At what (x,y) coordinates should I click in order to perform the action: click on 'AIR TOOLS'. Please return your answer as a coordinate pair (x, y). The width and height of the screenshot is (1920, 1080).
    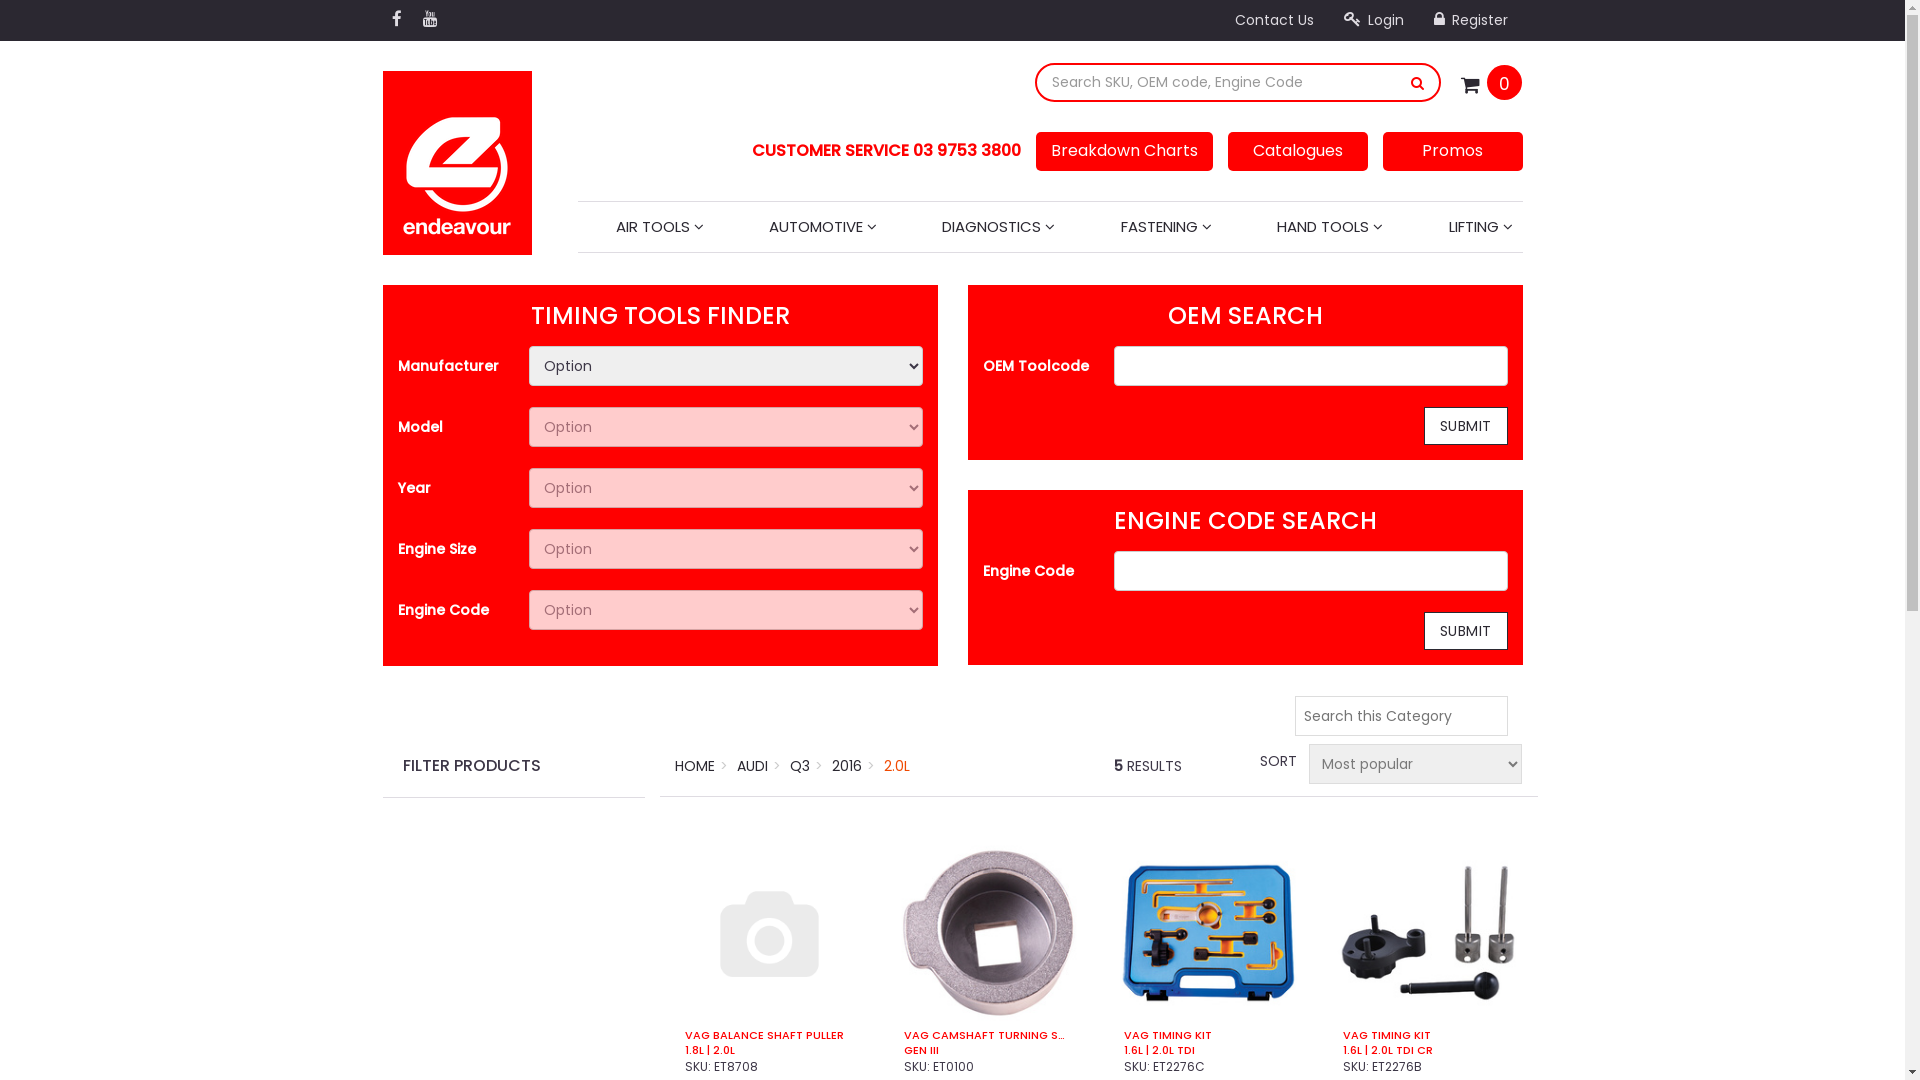
    Looking at the image, I should click on (660, 226).